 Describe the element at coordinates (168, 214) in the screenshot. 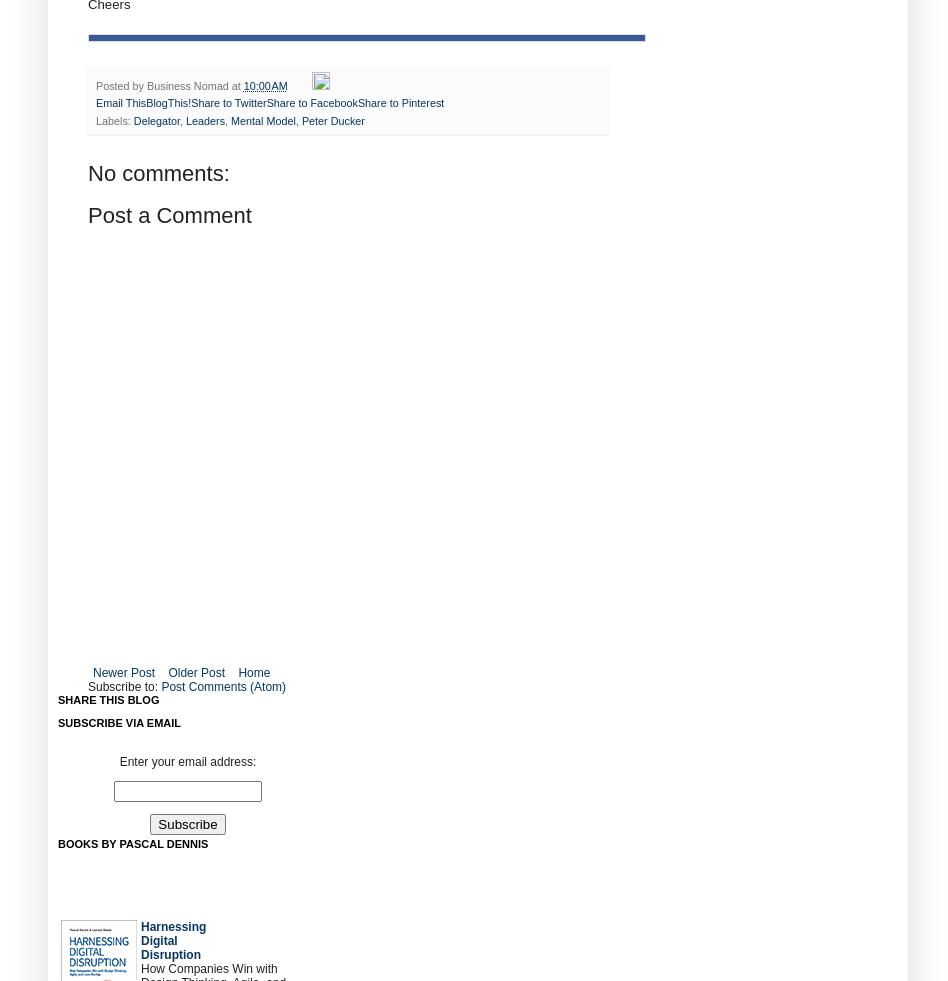

I see `'Post a Comment'` at that location.